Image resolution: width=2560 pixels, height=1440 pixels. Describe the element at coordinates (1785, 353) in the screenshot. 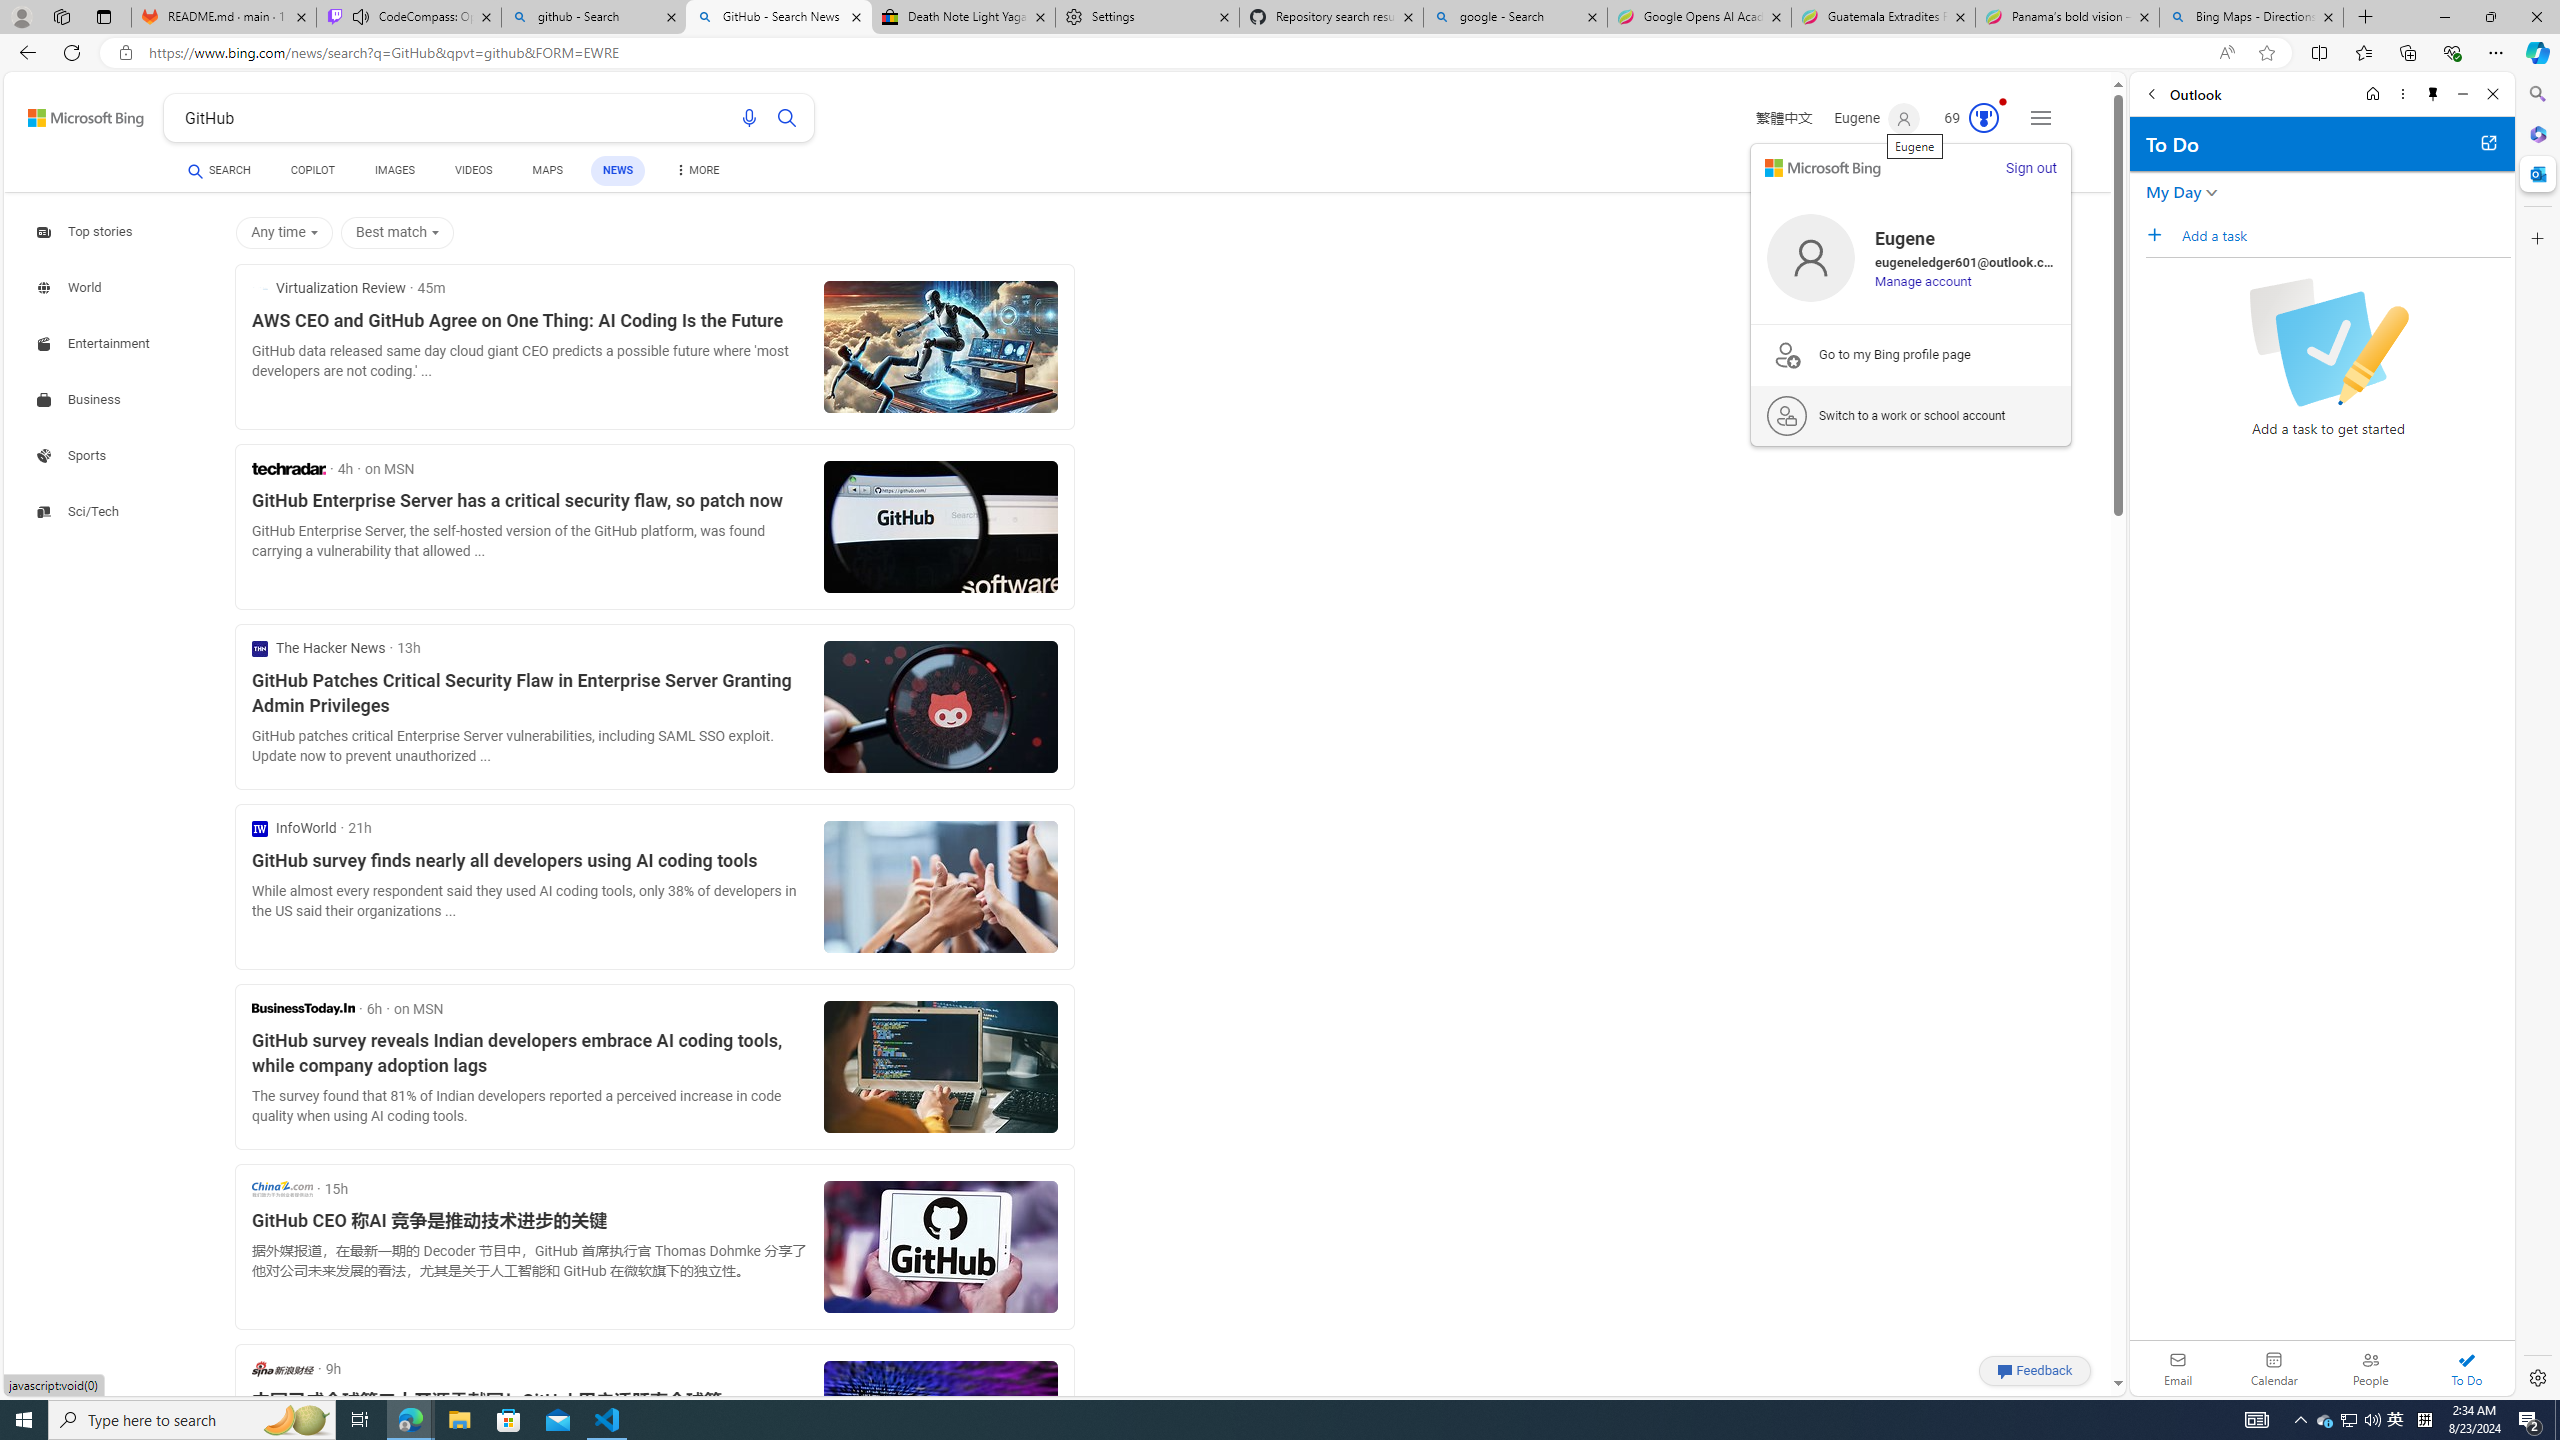

I see `'Bing Pages Upsell Logo'` at that location.